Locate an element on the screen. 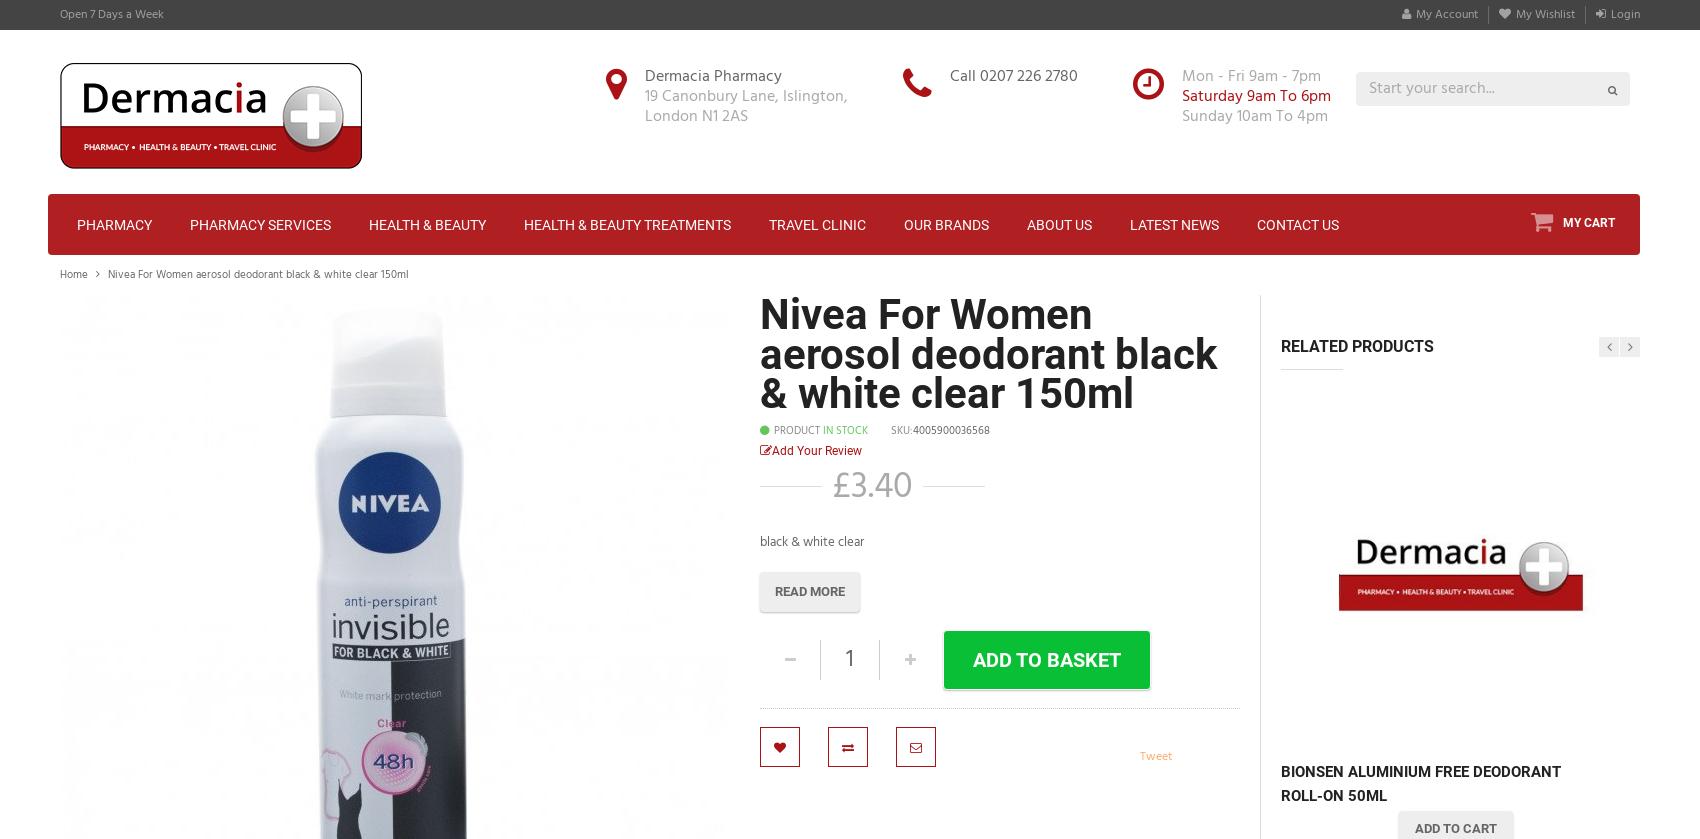  'Pharmacy Services' is located at coordinates (260, 224).